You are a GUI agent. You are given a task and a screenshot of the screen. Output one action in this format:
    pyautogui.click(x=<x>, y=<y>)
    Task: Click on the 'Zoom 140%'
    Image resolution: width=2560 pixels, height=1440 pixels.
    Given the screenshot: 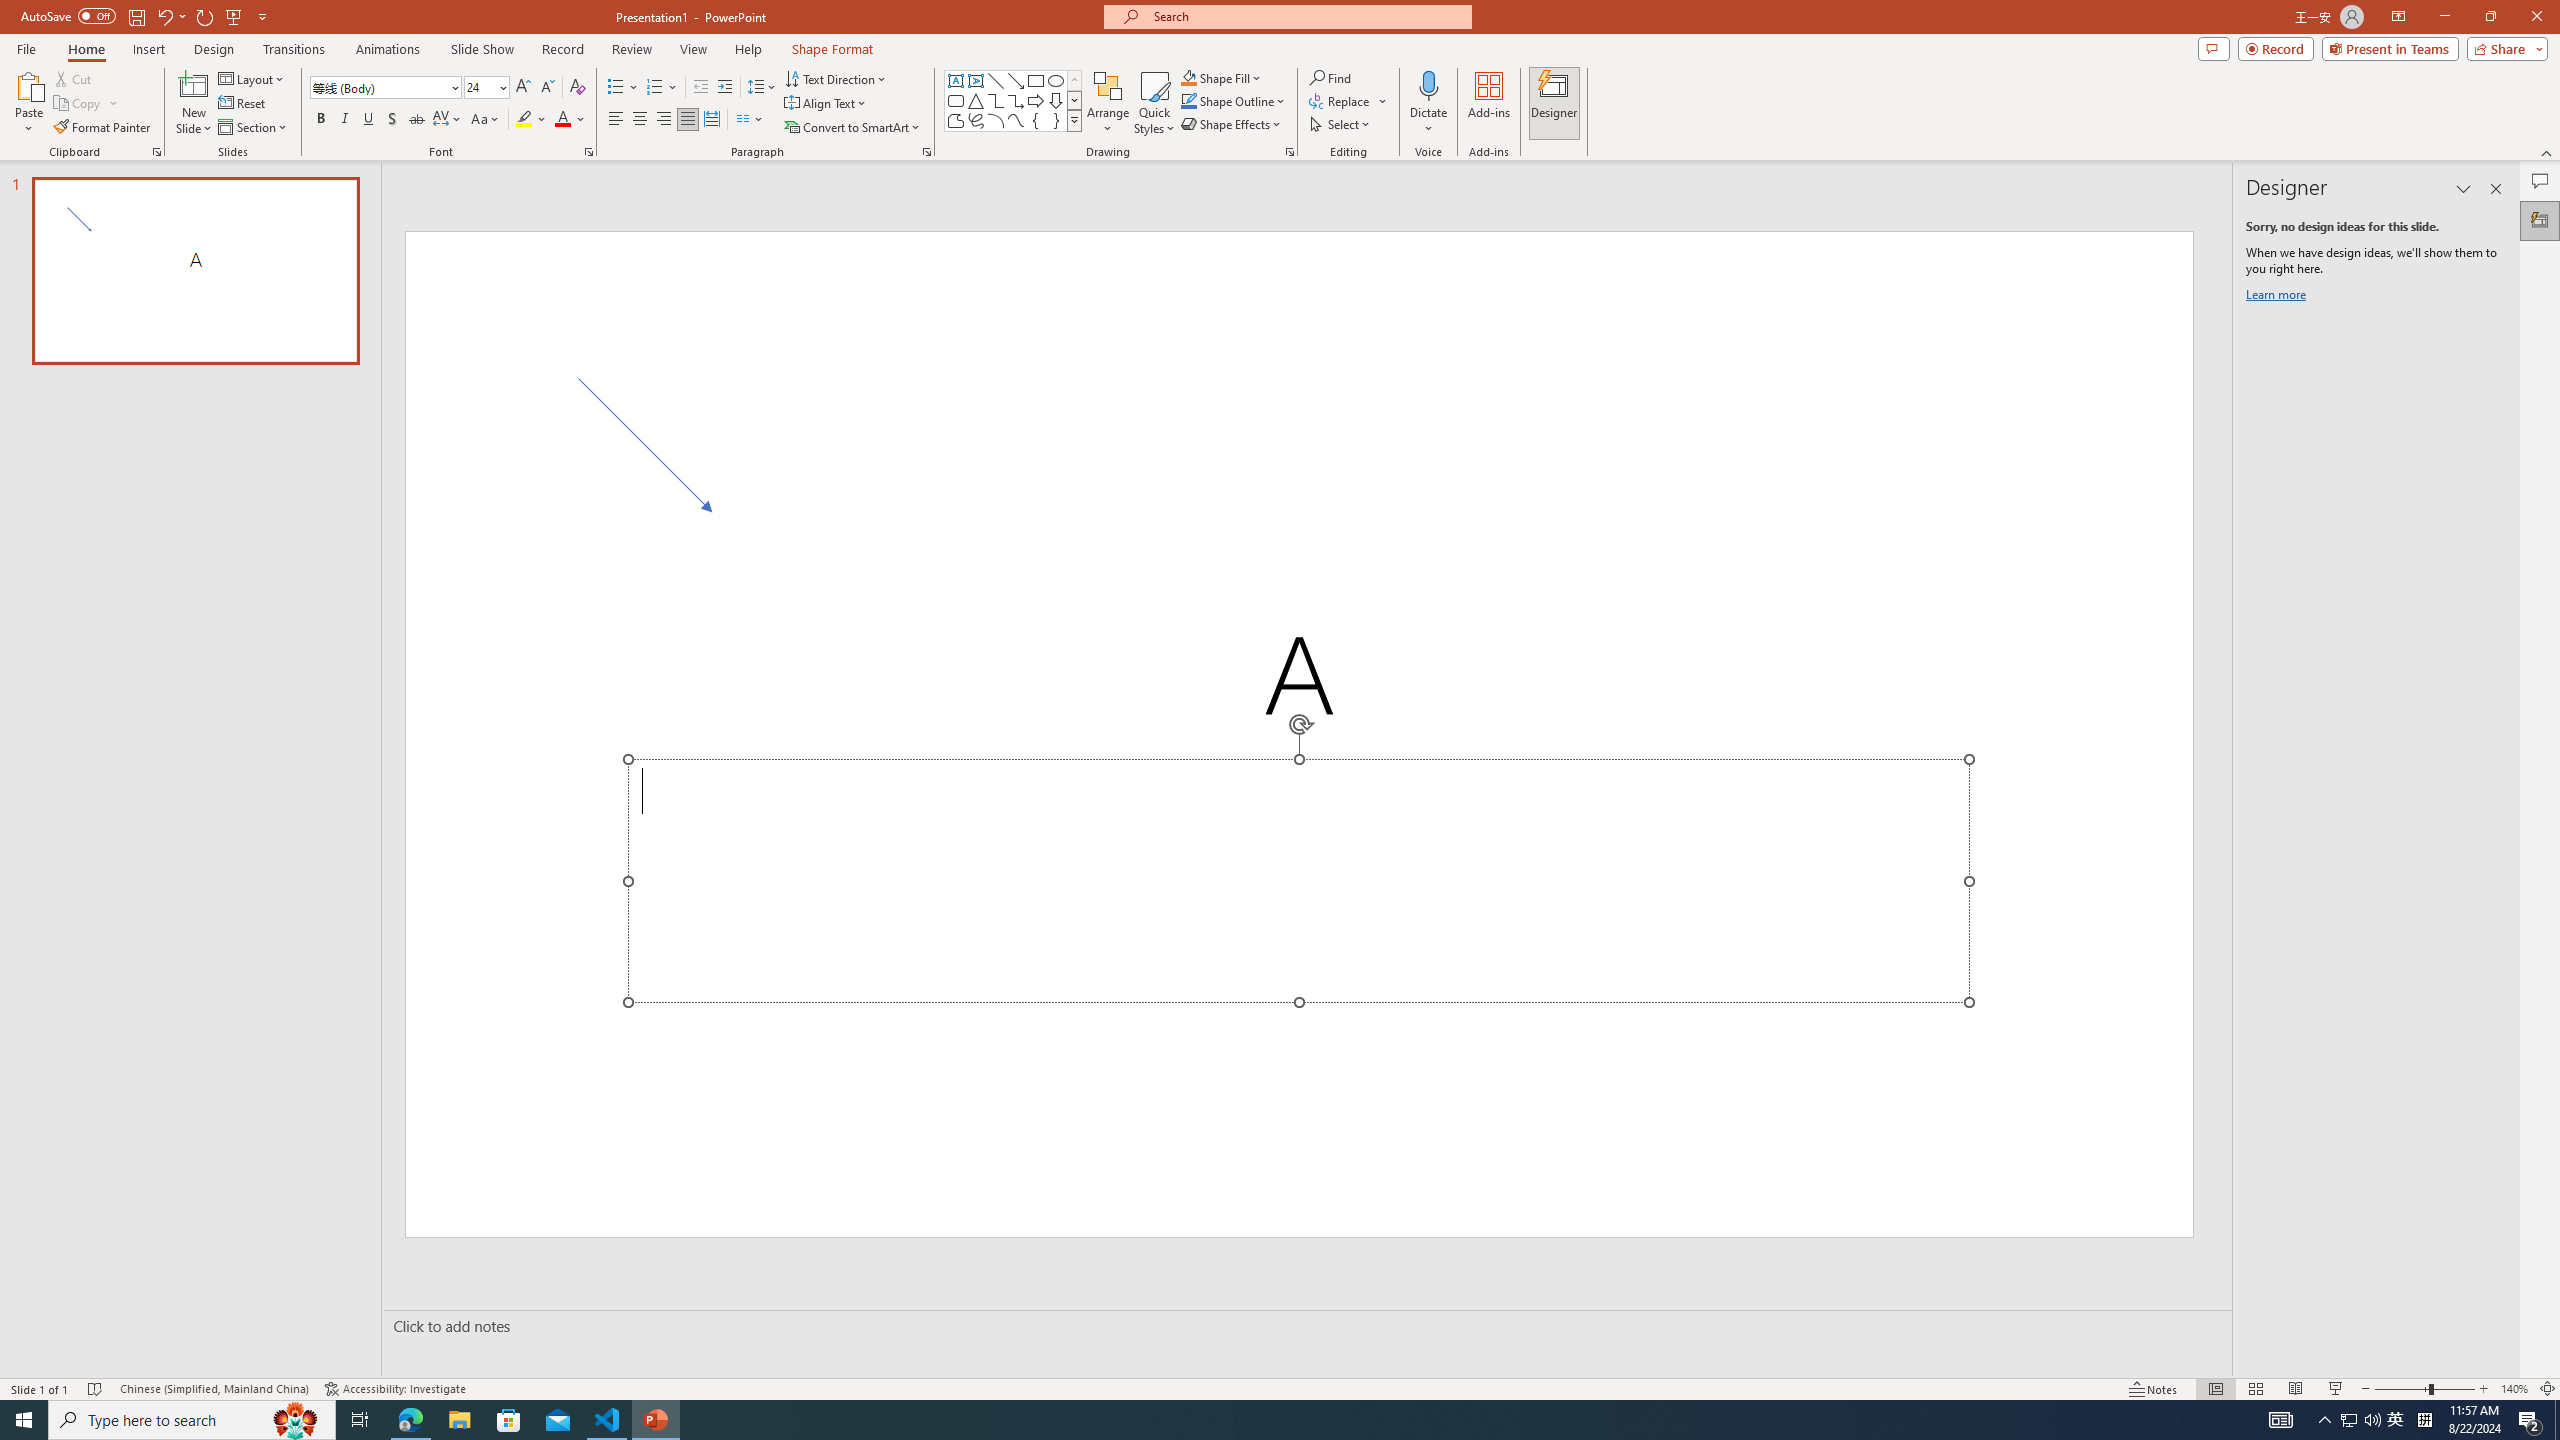 What is the action you would take?
    pyautogui.click(x=2515, y=1389)
    